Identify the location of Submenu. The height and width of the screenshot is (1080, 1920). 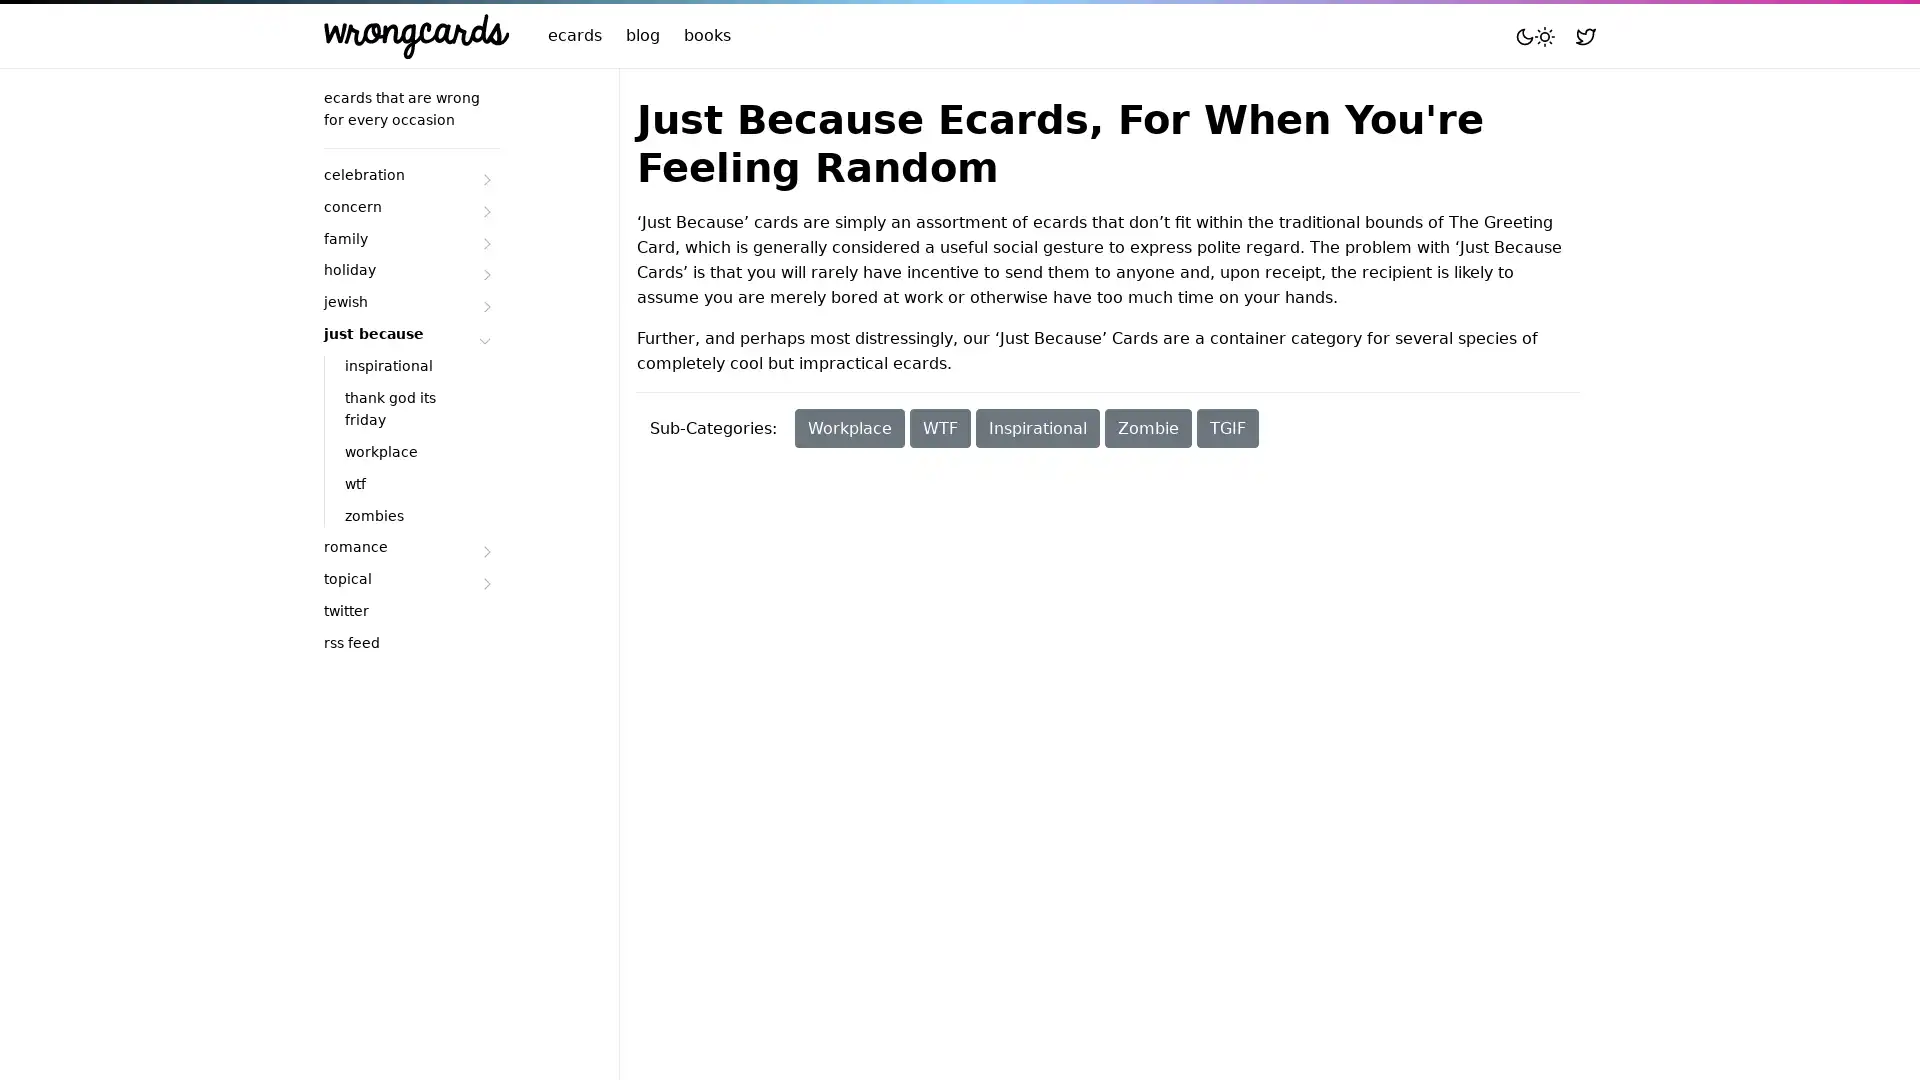
(484, 274).